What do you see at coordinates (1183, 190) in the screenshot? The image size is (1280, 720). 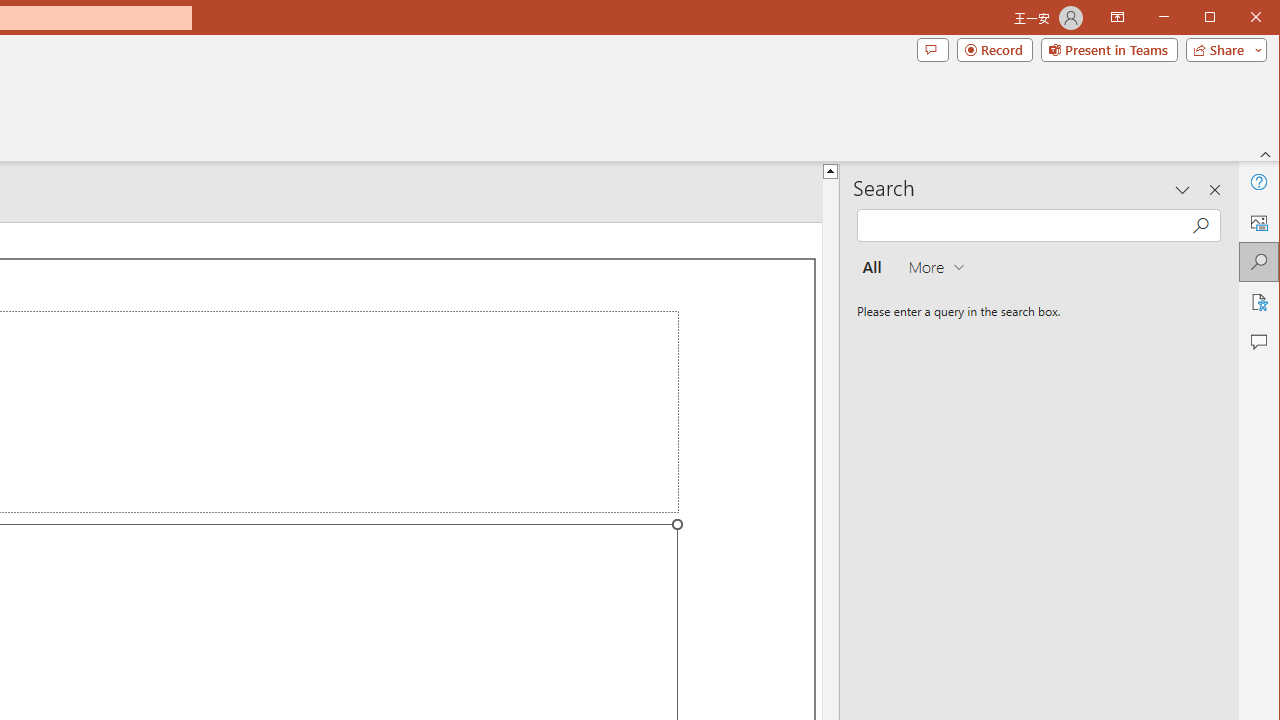 I see `'Task Pane Options'` at bounding box center [1183, 190].